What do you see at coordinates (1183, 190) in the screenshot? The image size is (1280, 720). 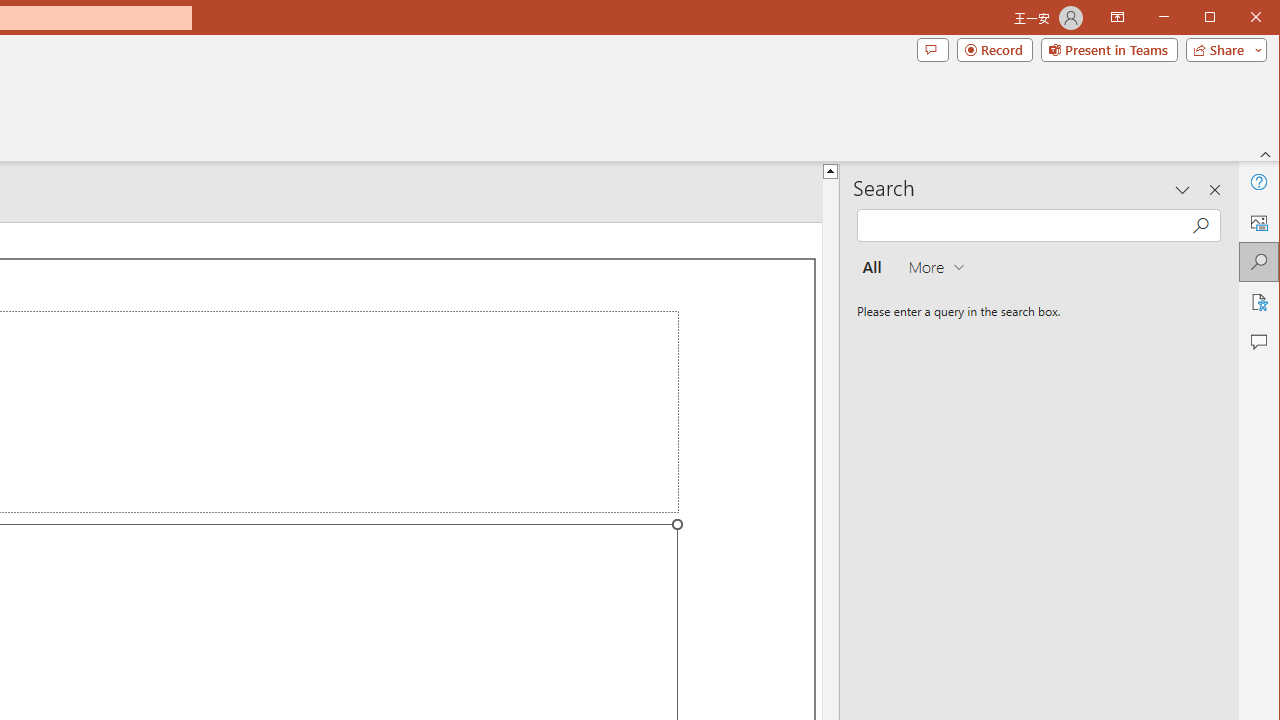 I see `'Task Pane Options'` at bounding box center [1183, 190].